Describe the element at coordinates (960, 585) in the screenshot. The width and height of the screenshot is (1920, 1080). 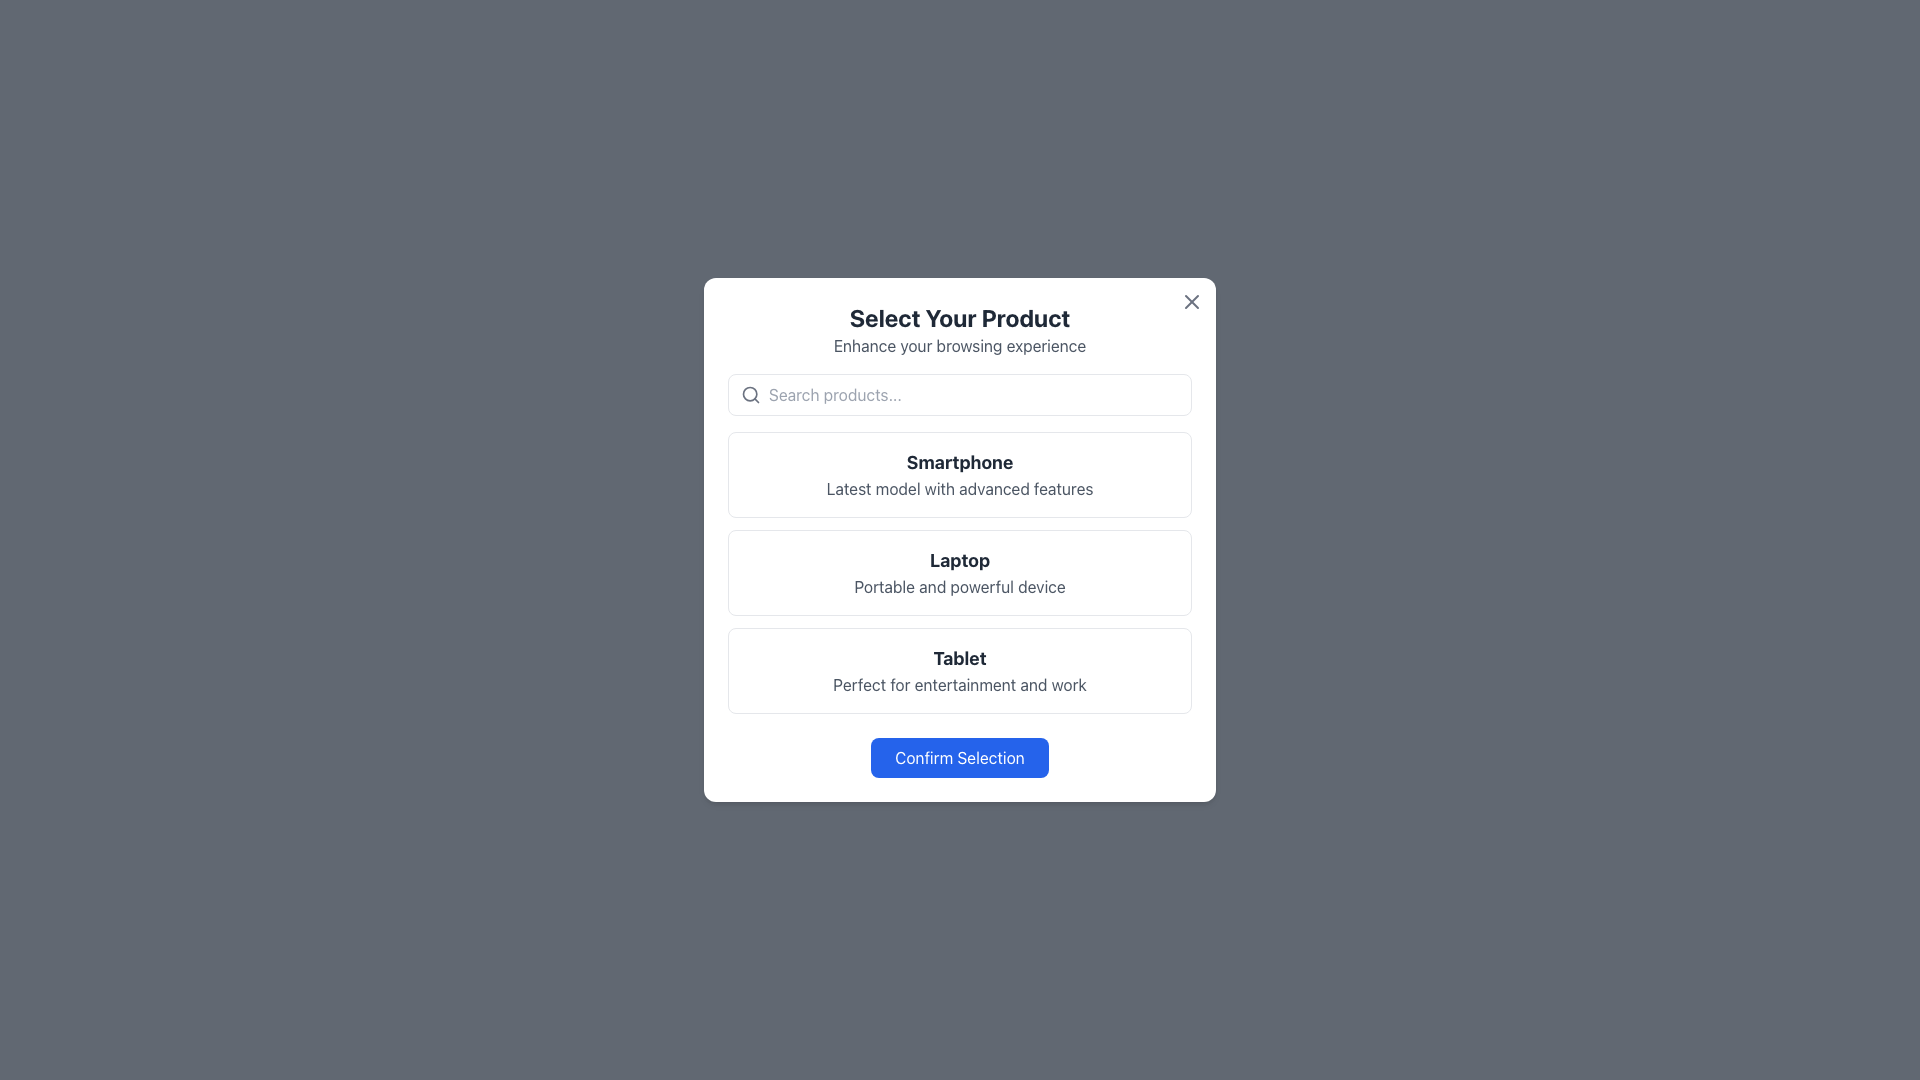
I see `the descriptive subtitle text label located beneath the bold title 'Laptop' in the modal dialog` at that location.